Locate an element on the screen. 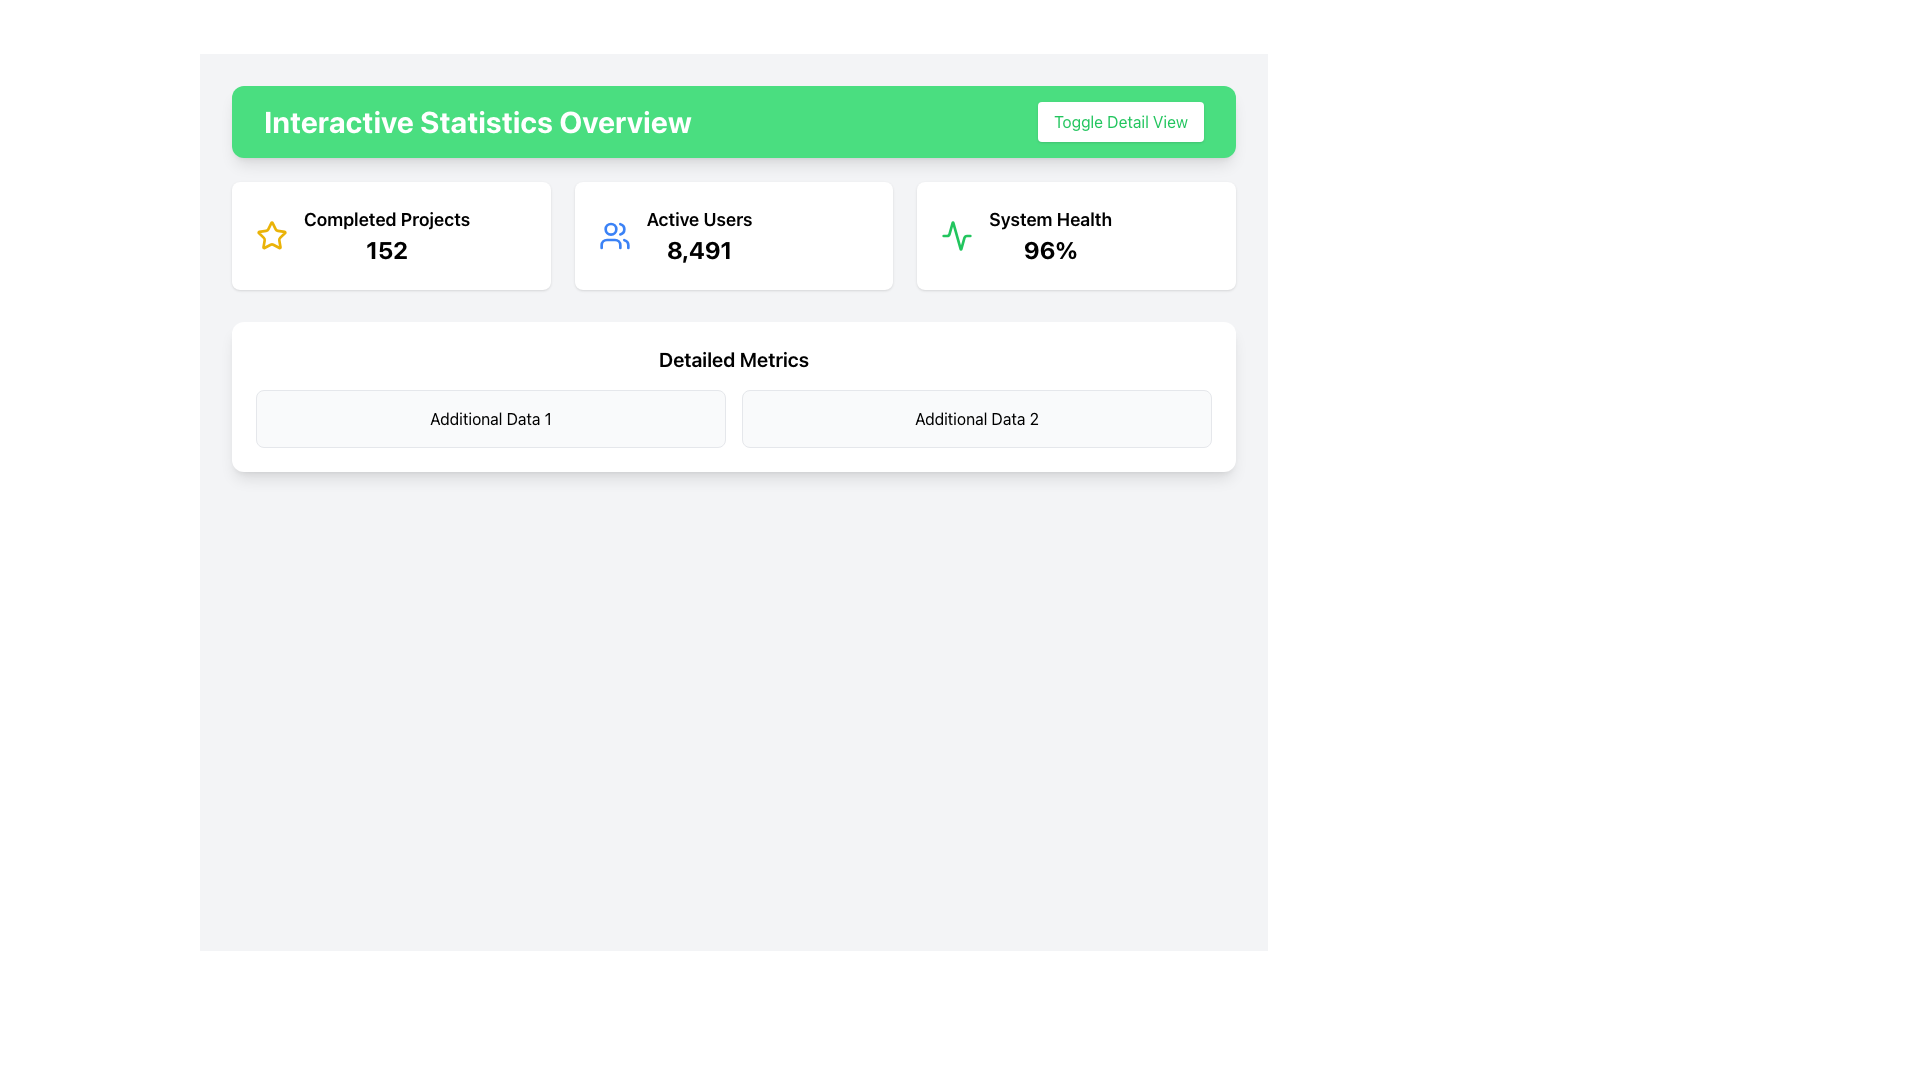 Image resolution: width=1920 pixels, height=1080 pixels. the five-pointed yellow star icon located in the 'Completed Projects' card, positioned to the left of the text '152' is located at coordinates (271, 234).